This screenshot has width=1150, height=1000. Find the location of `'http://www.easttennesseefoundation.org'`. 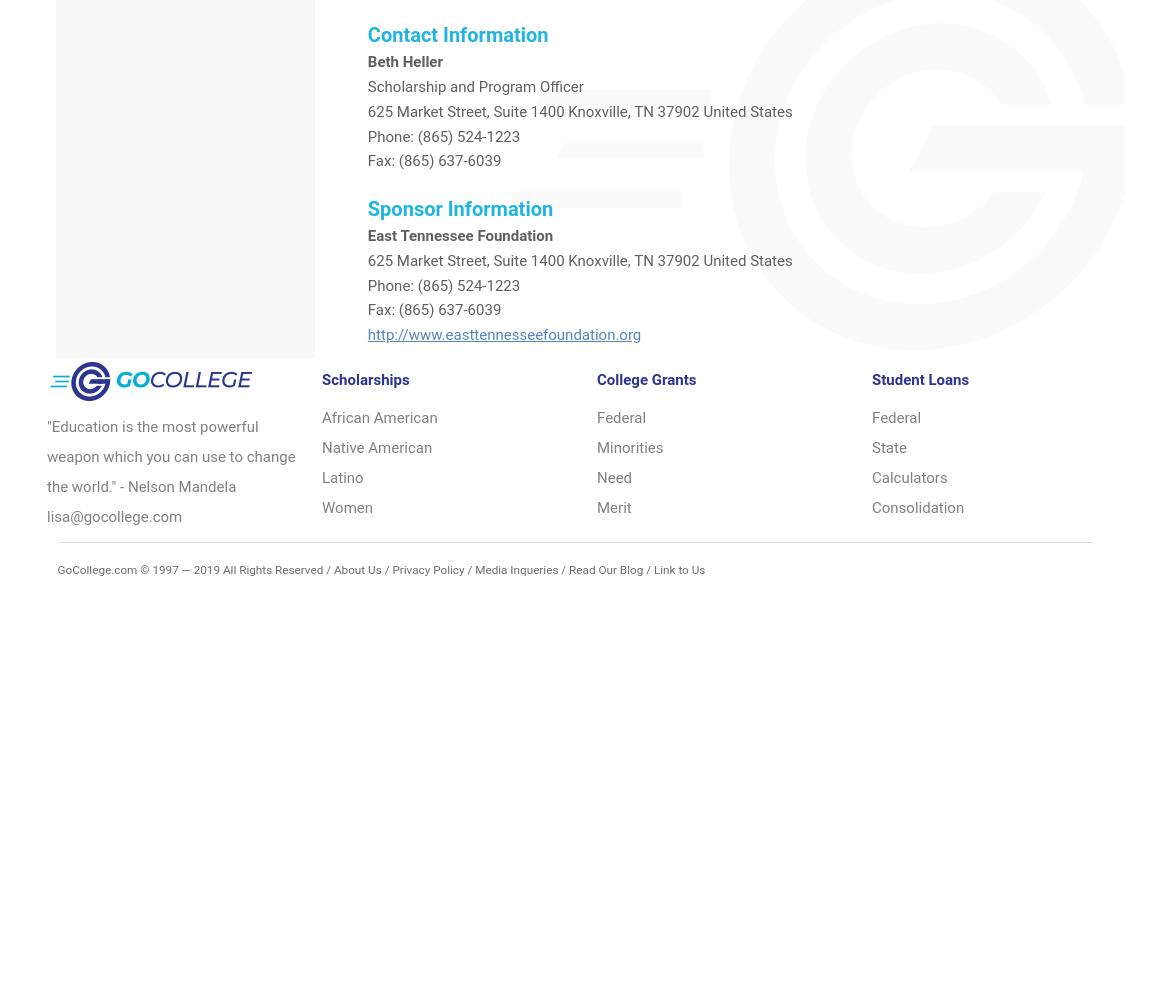

'http://www.easttennesseefoundation.org' is located at coordinates (504, 334).